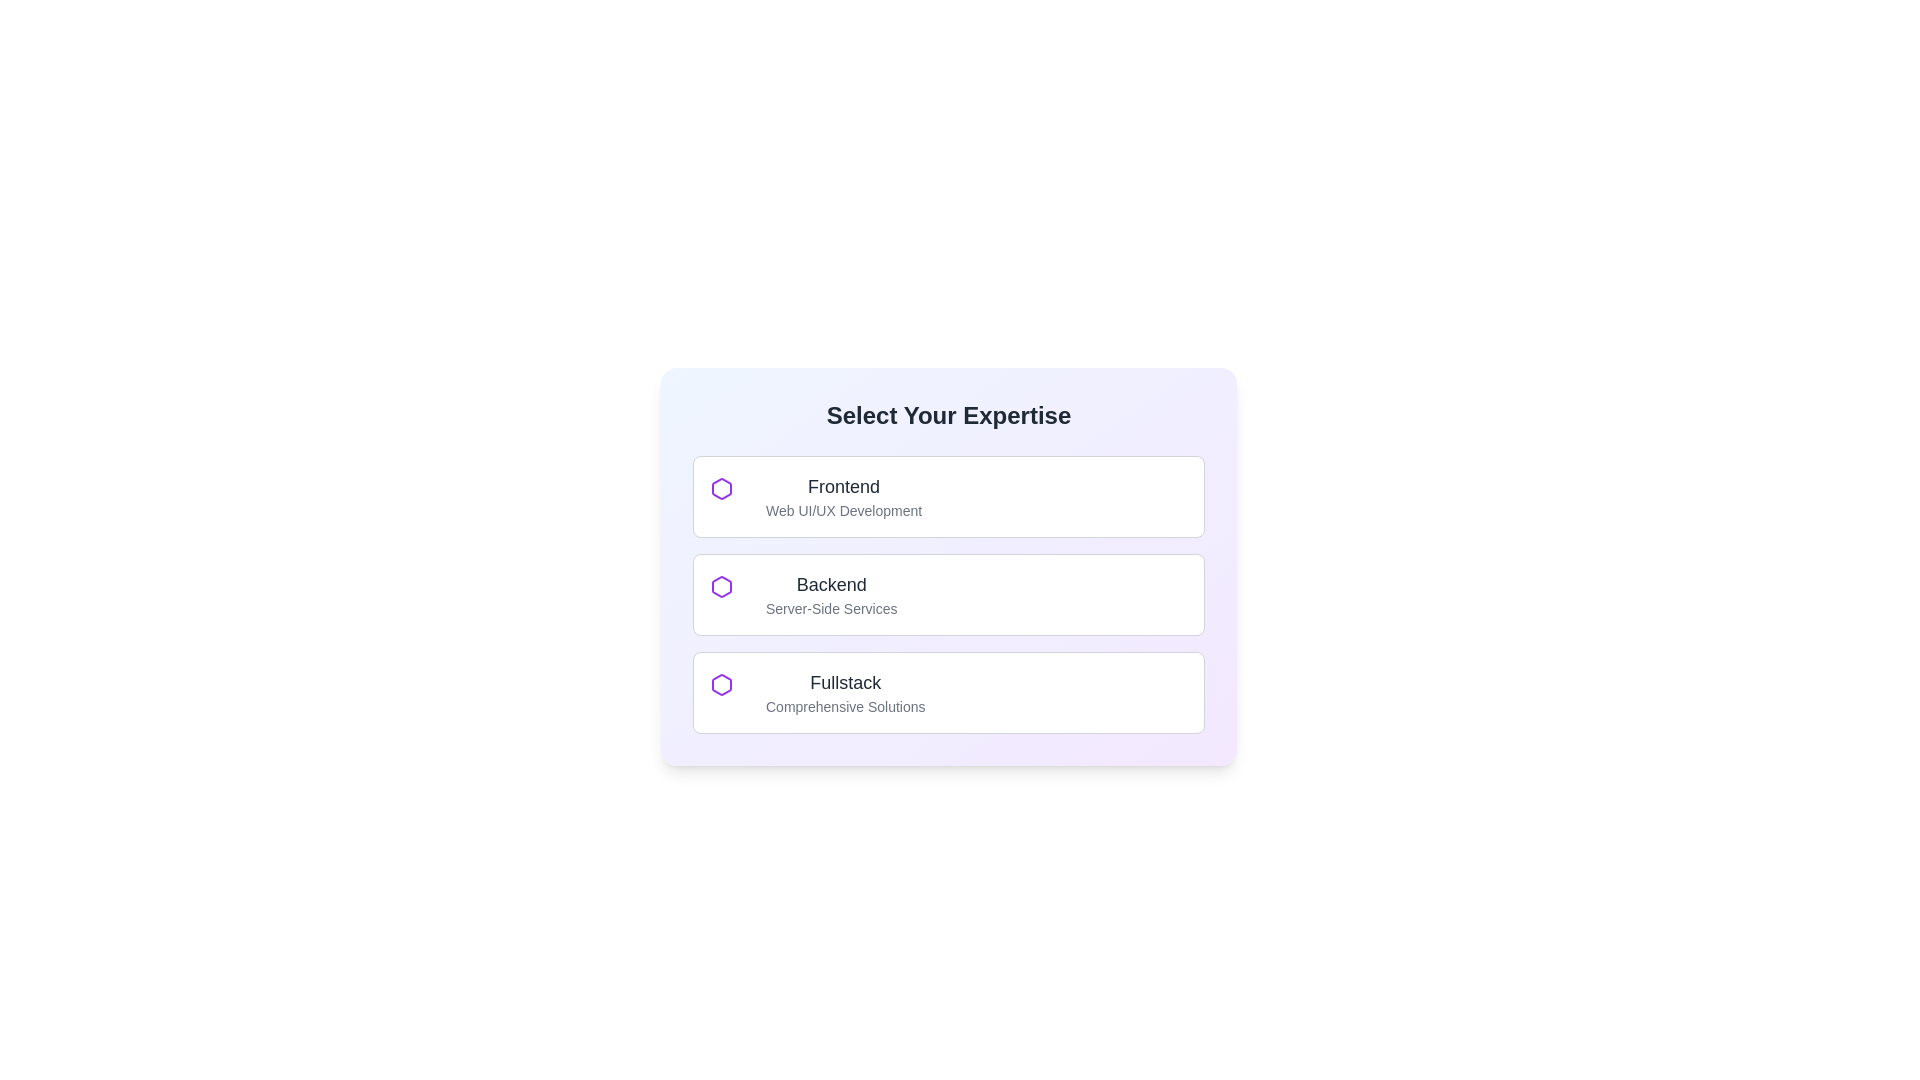  Describe the element at coordinates (845, 681) in the screenshot. I see `the static text label displaying 'Fullstack' within the third choice box of the options list titled 'Select Your Expertise'` at that location.